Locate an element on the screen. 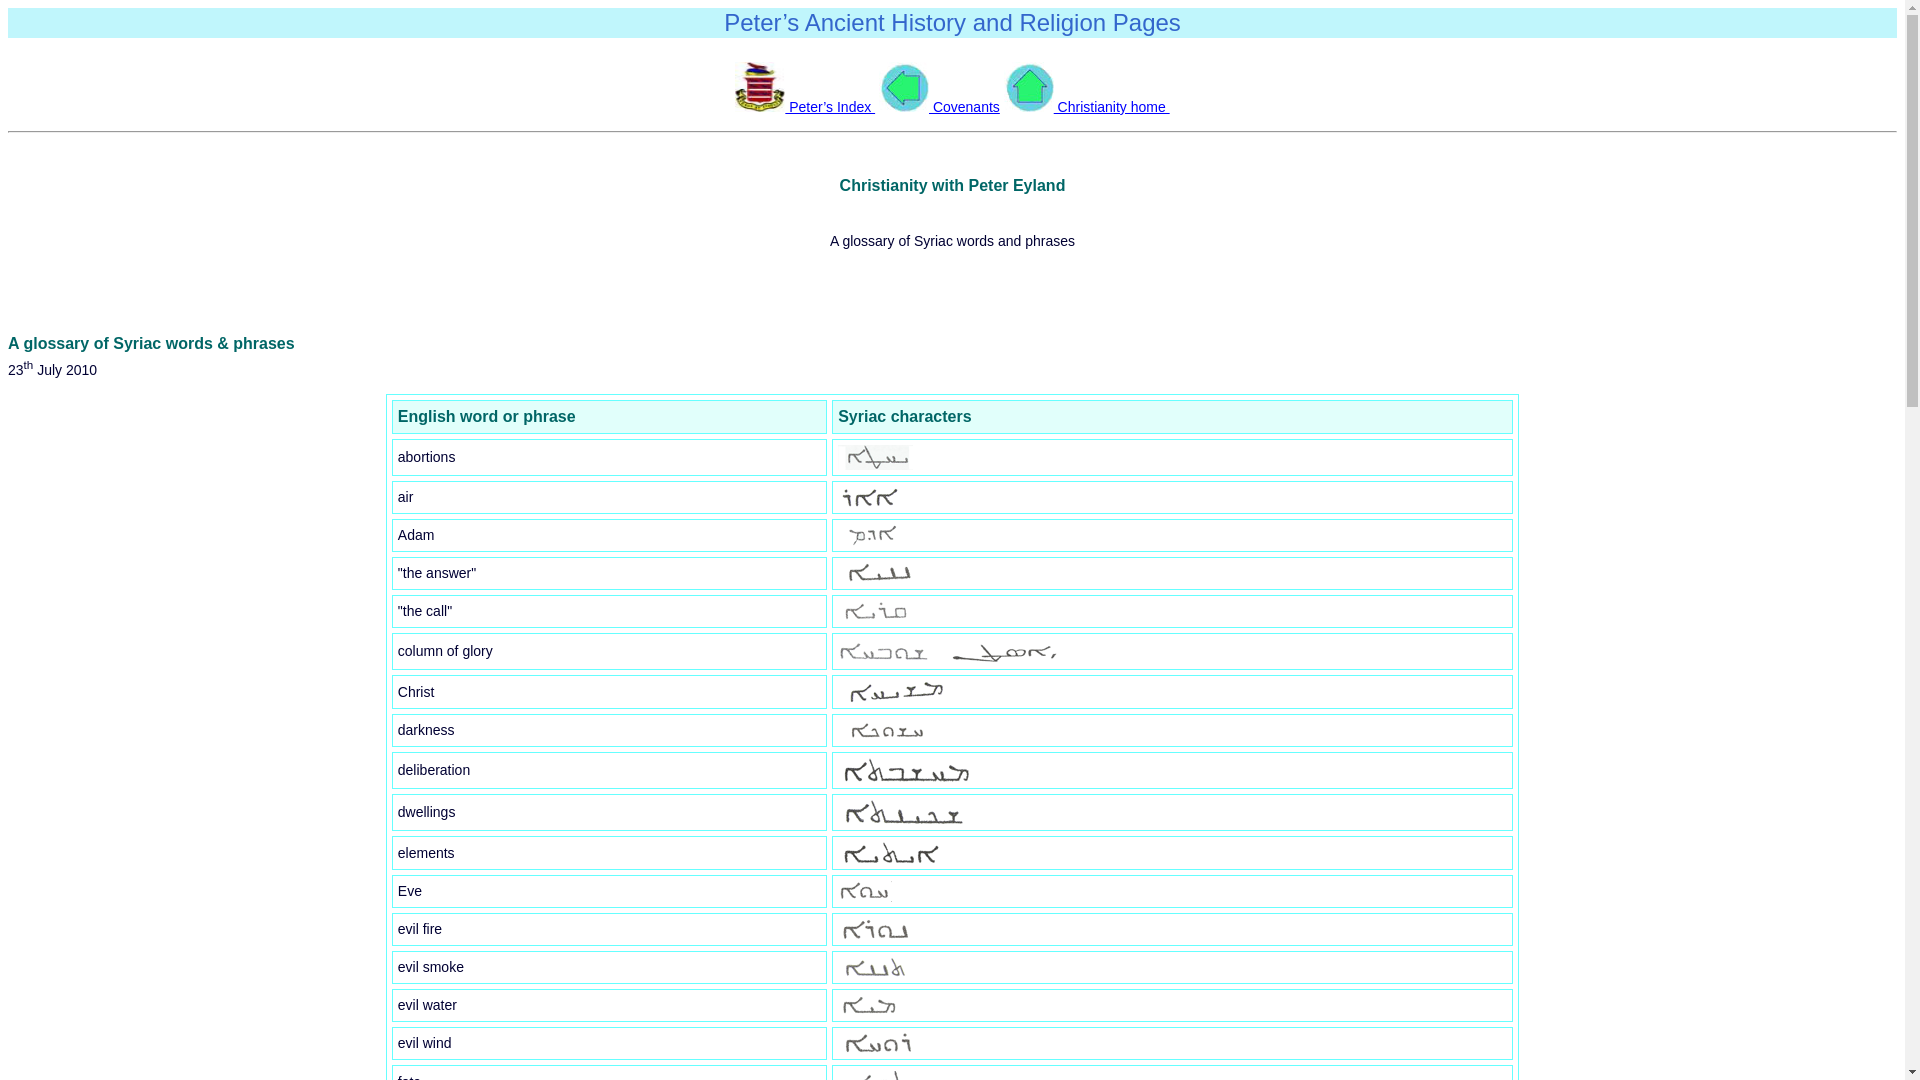 The height and width of the screenshot is (1080, 1920). 'Covenants' is located at coordinates (938, 107).